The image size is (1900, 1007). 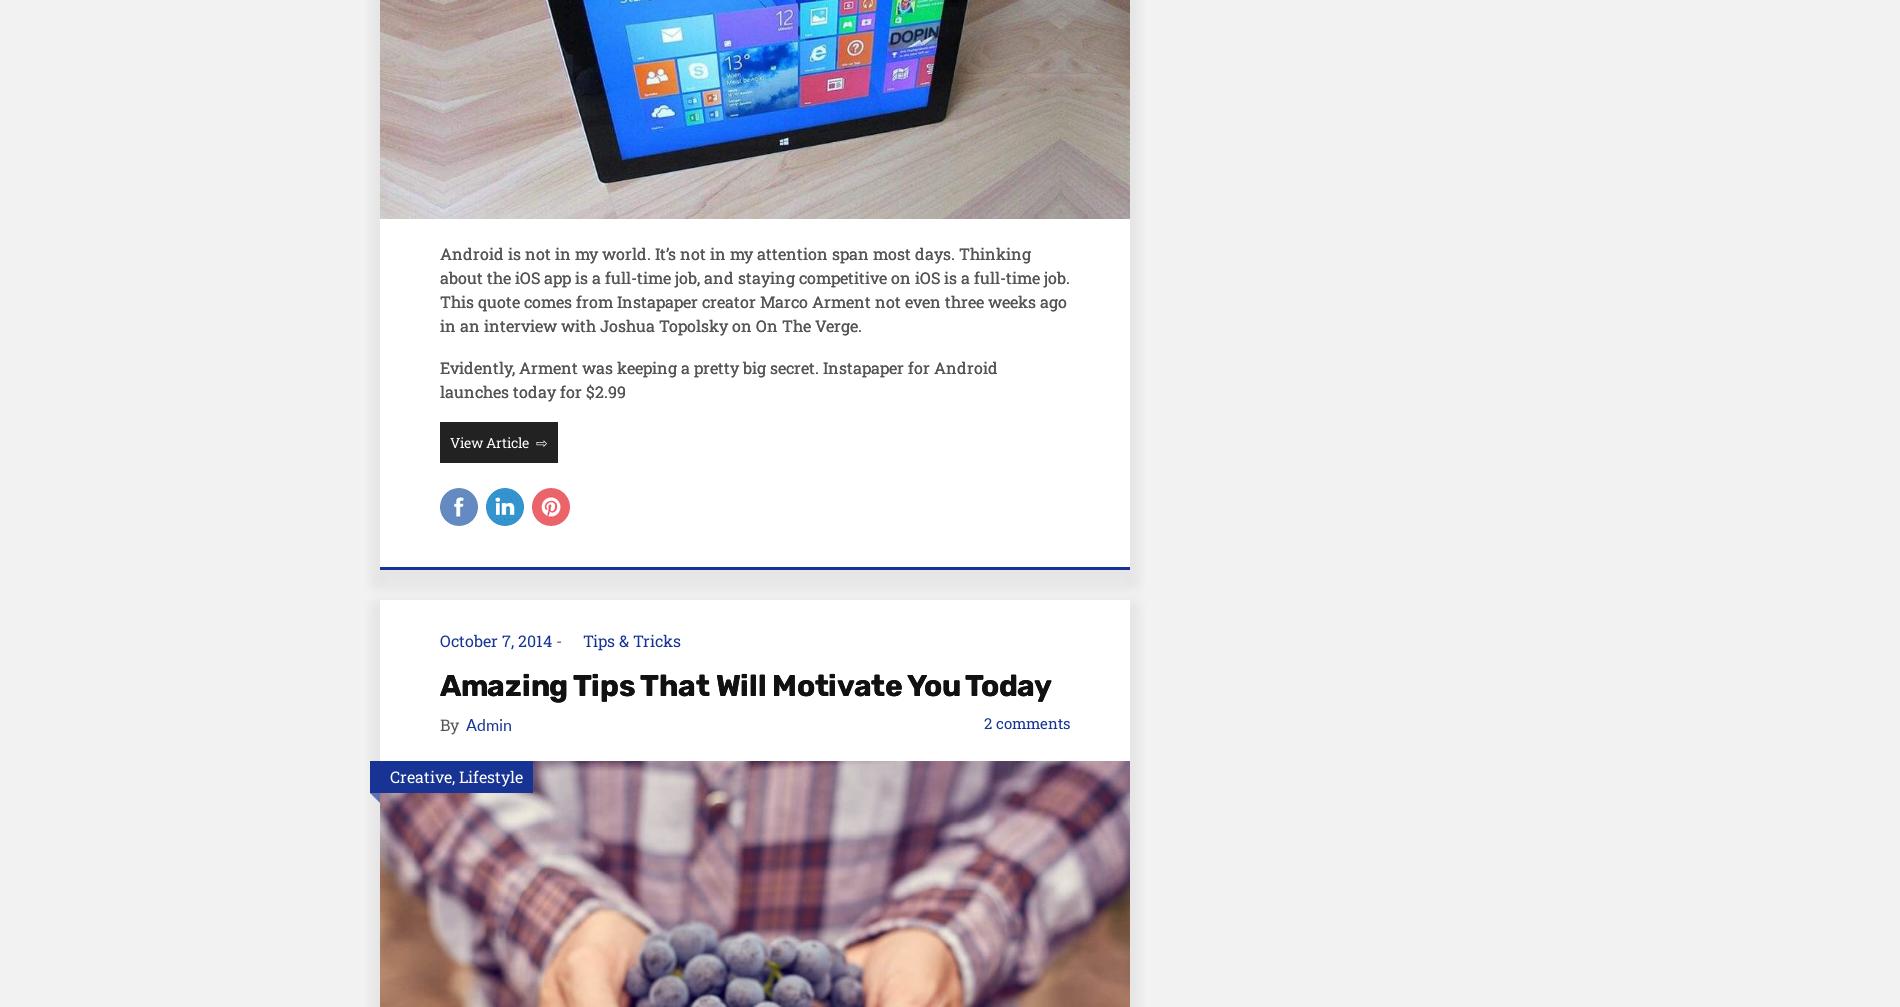 What do you see at coordinates (448, 441) in the screenshot?
I see `'View Article'` at bounding box center [448, 441].